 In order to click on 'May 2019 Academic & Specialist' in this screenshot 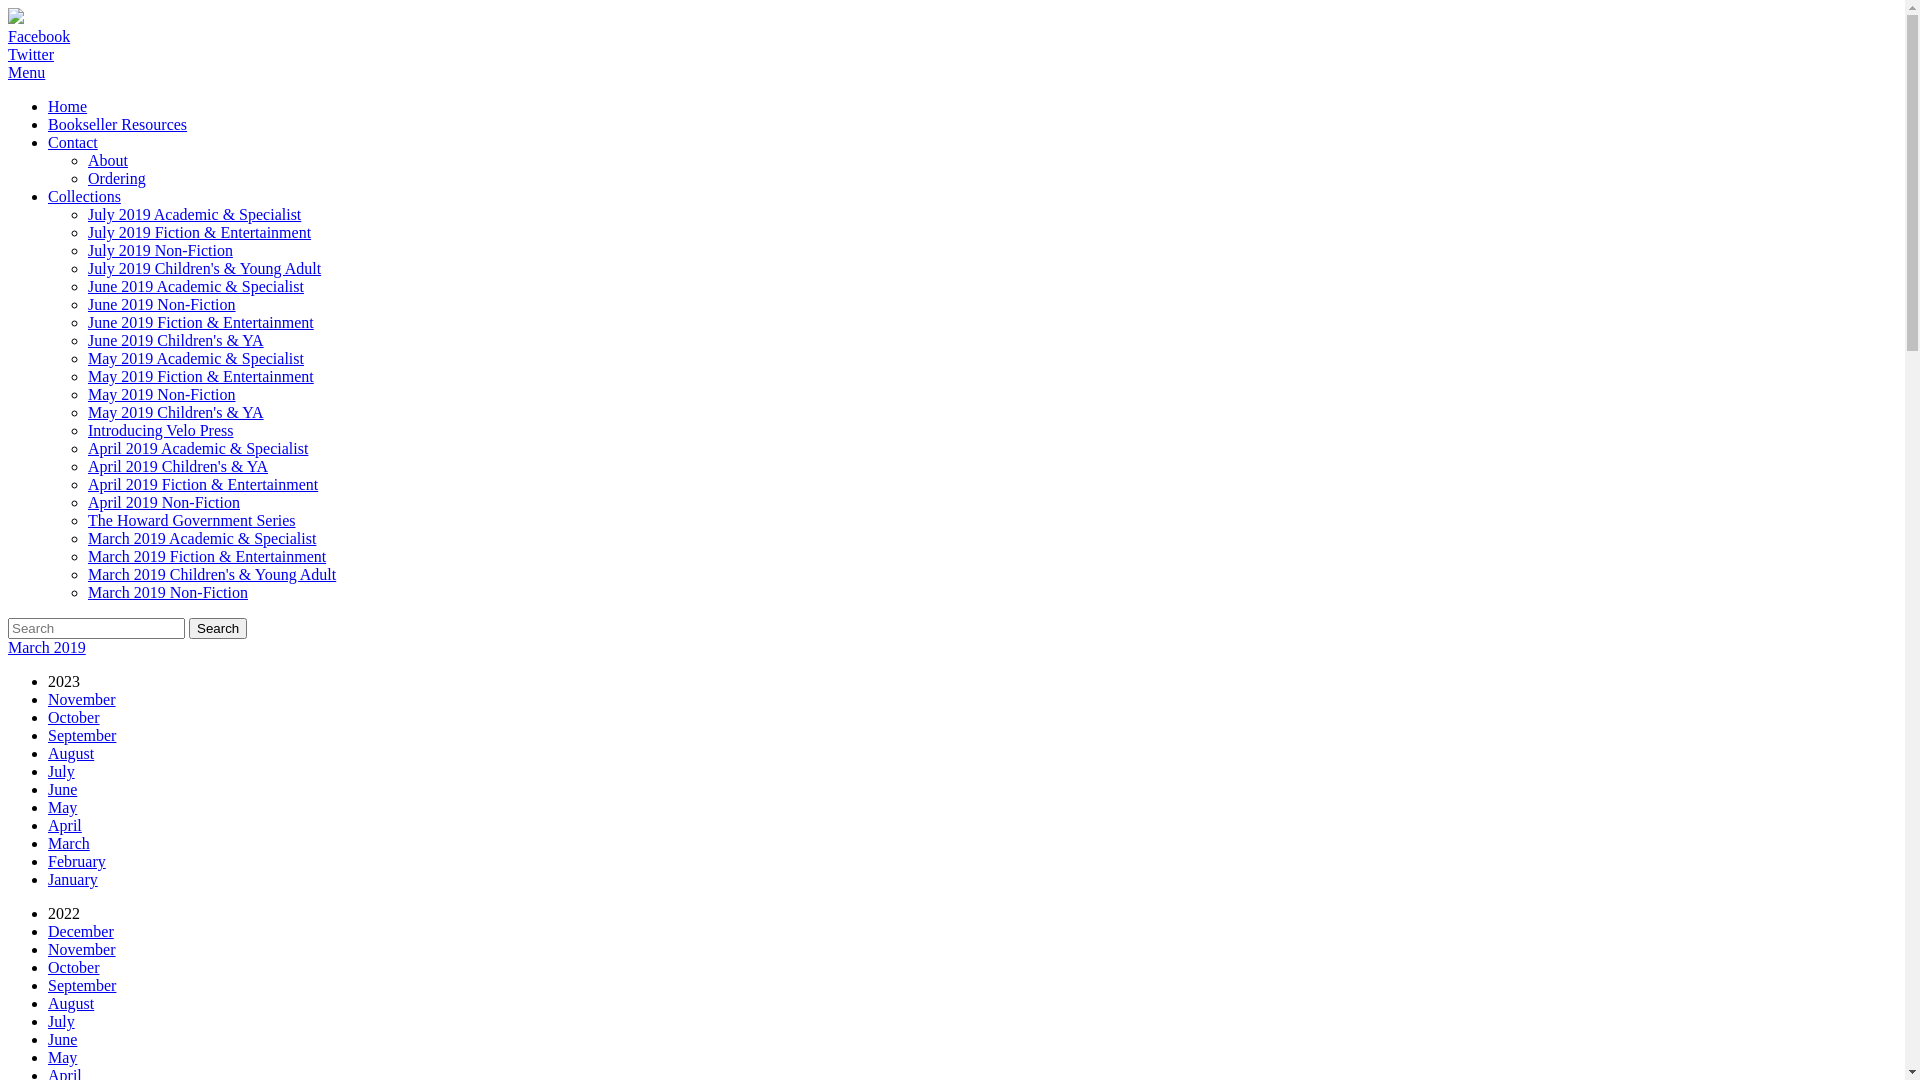, I will do `click(196, 357)`.